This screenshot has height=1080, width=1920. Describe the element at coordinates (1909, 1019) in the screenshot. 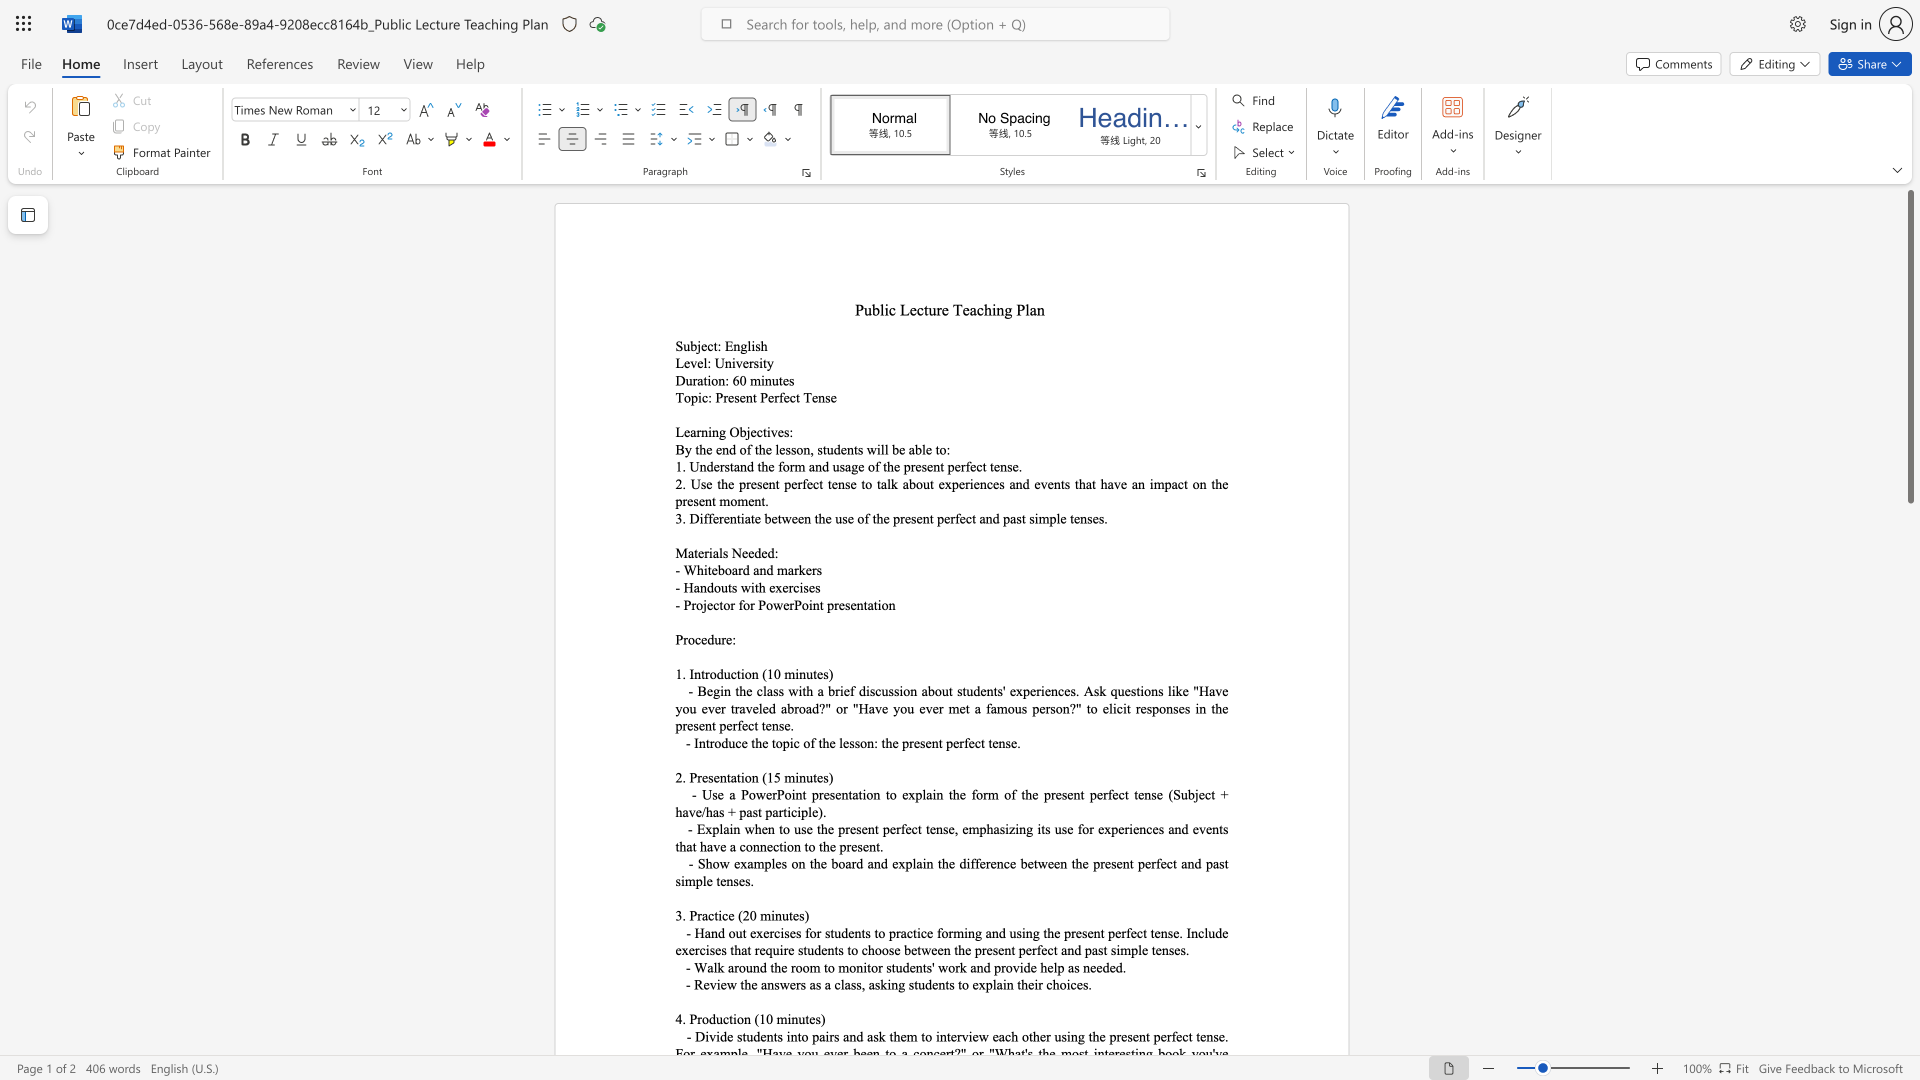

I see `the scrollbar on the right` at that location.